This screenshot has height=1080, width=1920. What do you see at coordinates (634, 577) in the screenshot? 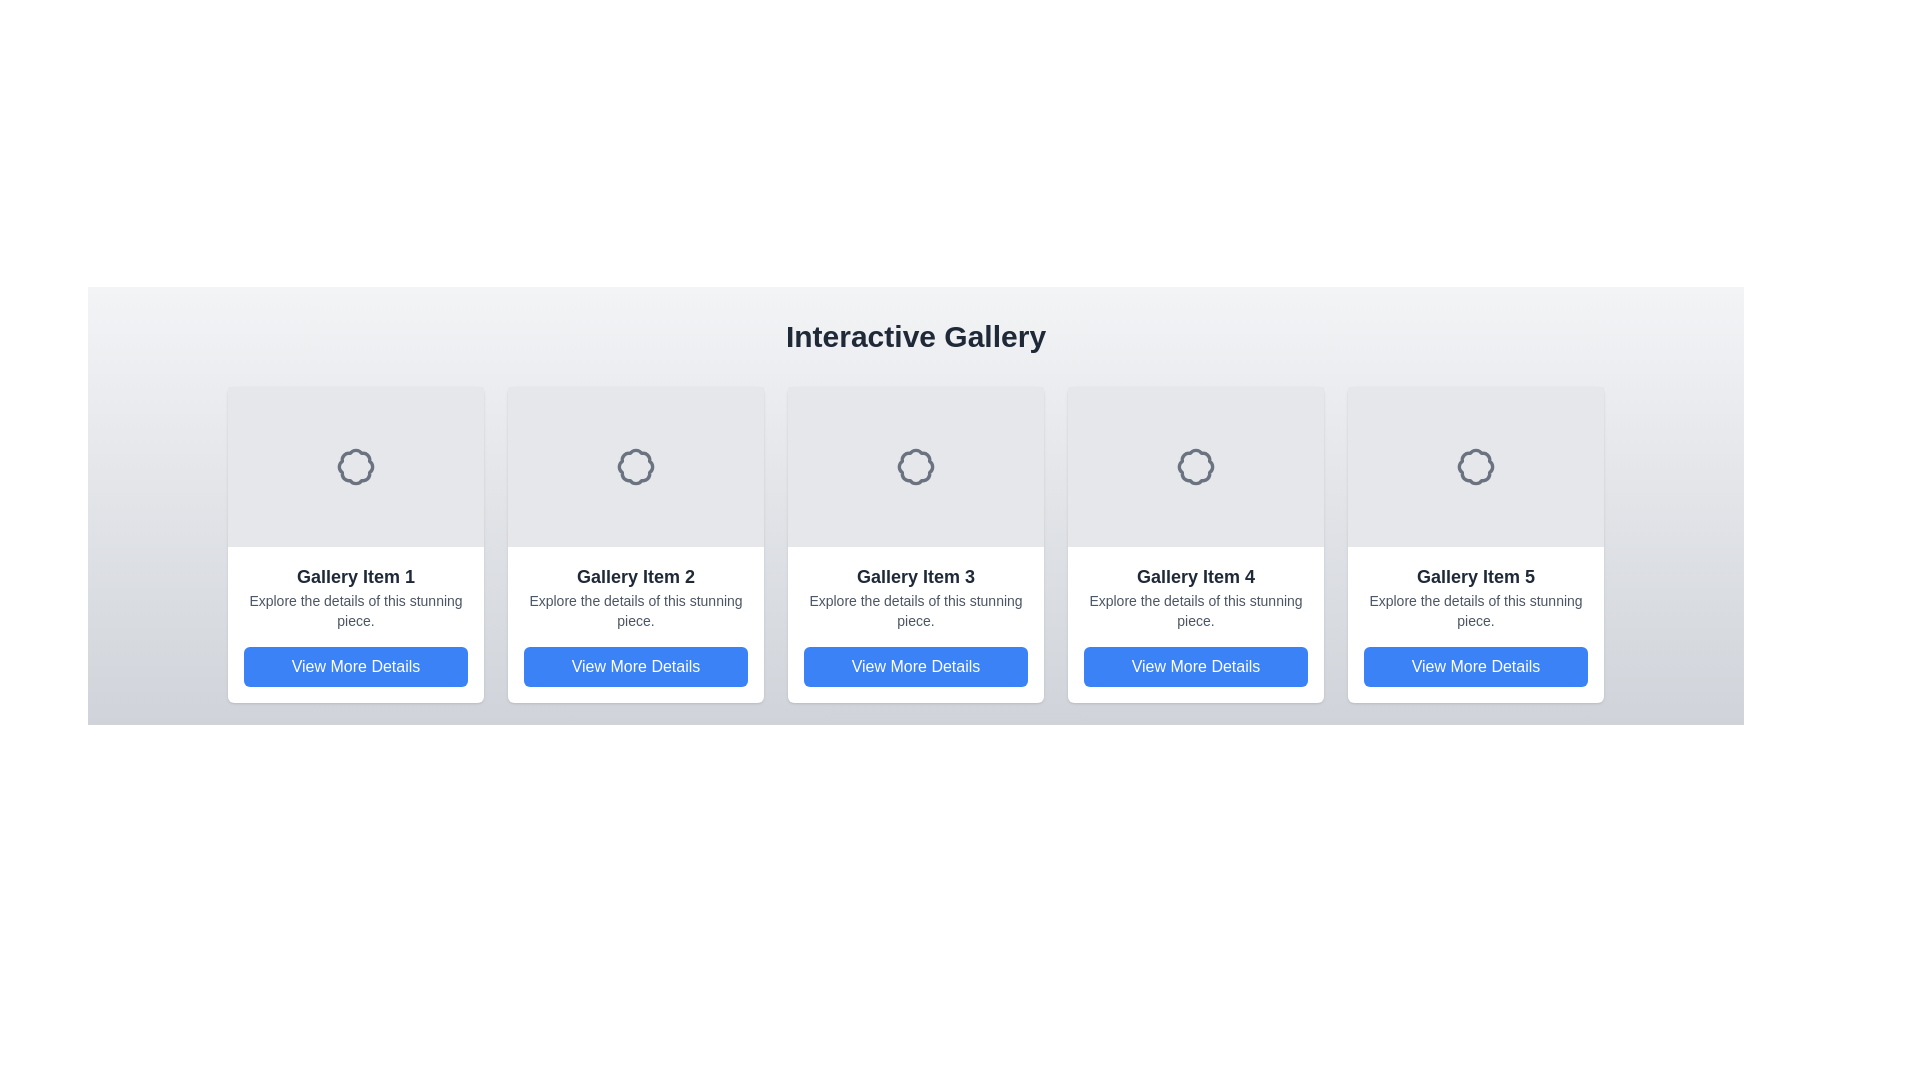
I see `the text label identifying 'Gallery Item 2', which serves as the title for the second item in a horizontally aligned gallery grid` at bounding box center [634, 577].